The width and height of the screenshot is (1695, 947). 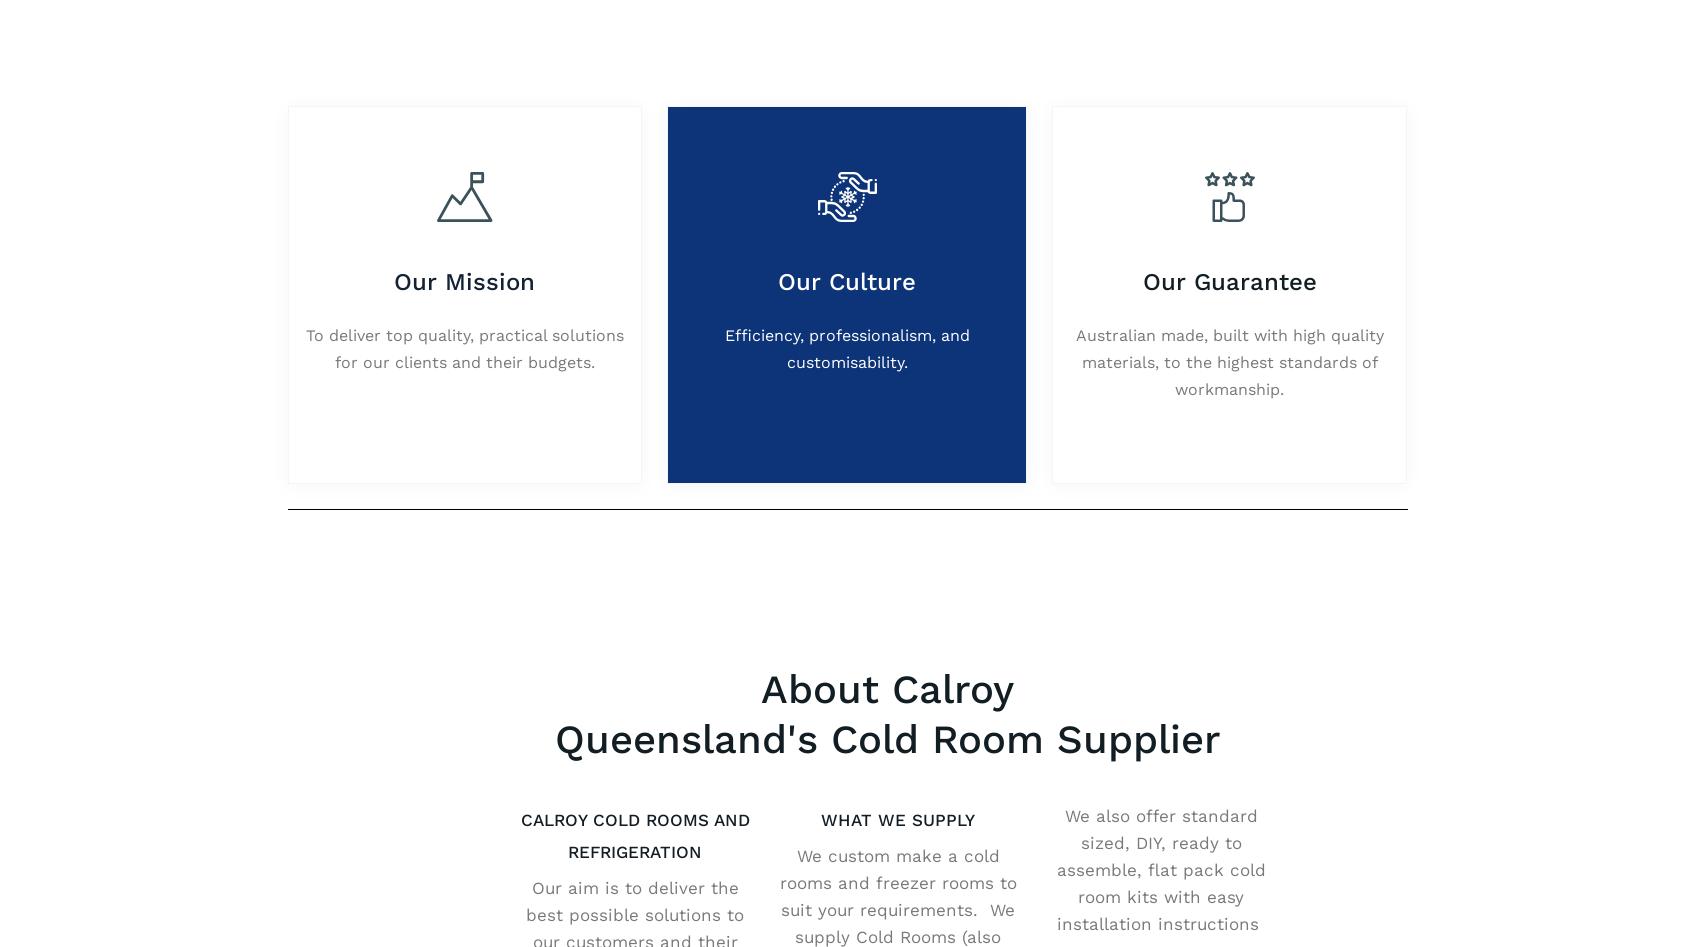 I want to click on 'CALROY COLD ROOMS AND REFRIGERATION', so click(x=633, y=834).